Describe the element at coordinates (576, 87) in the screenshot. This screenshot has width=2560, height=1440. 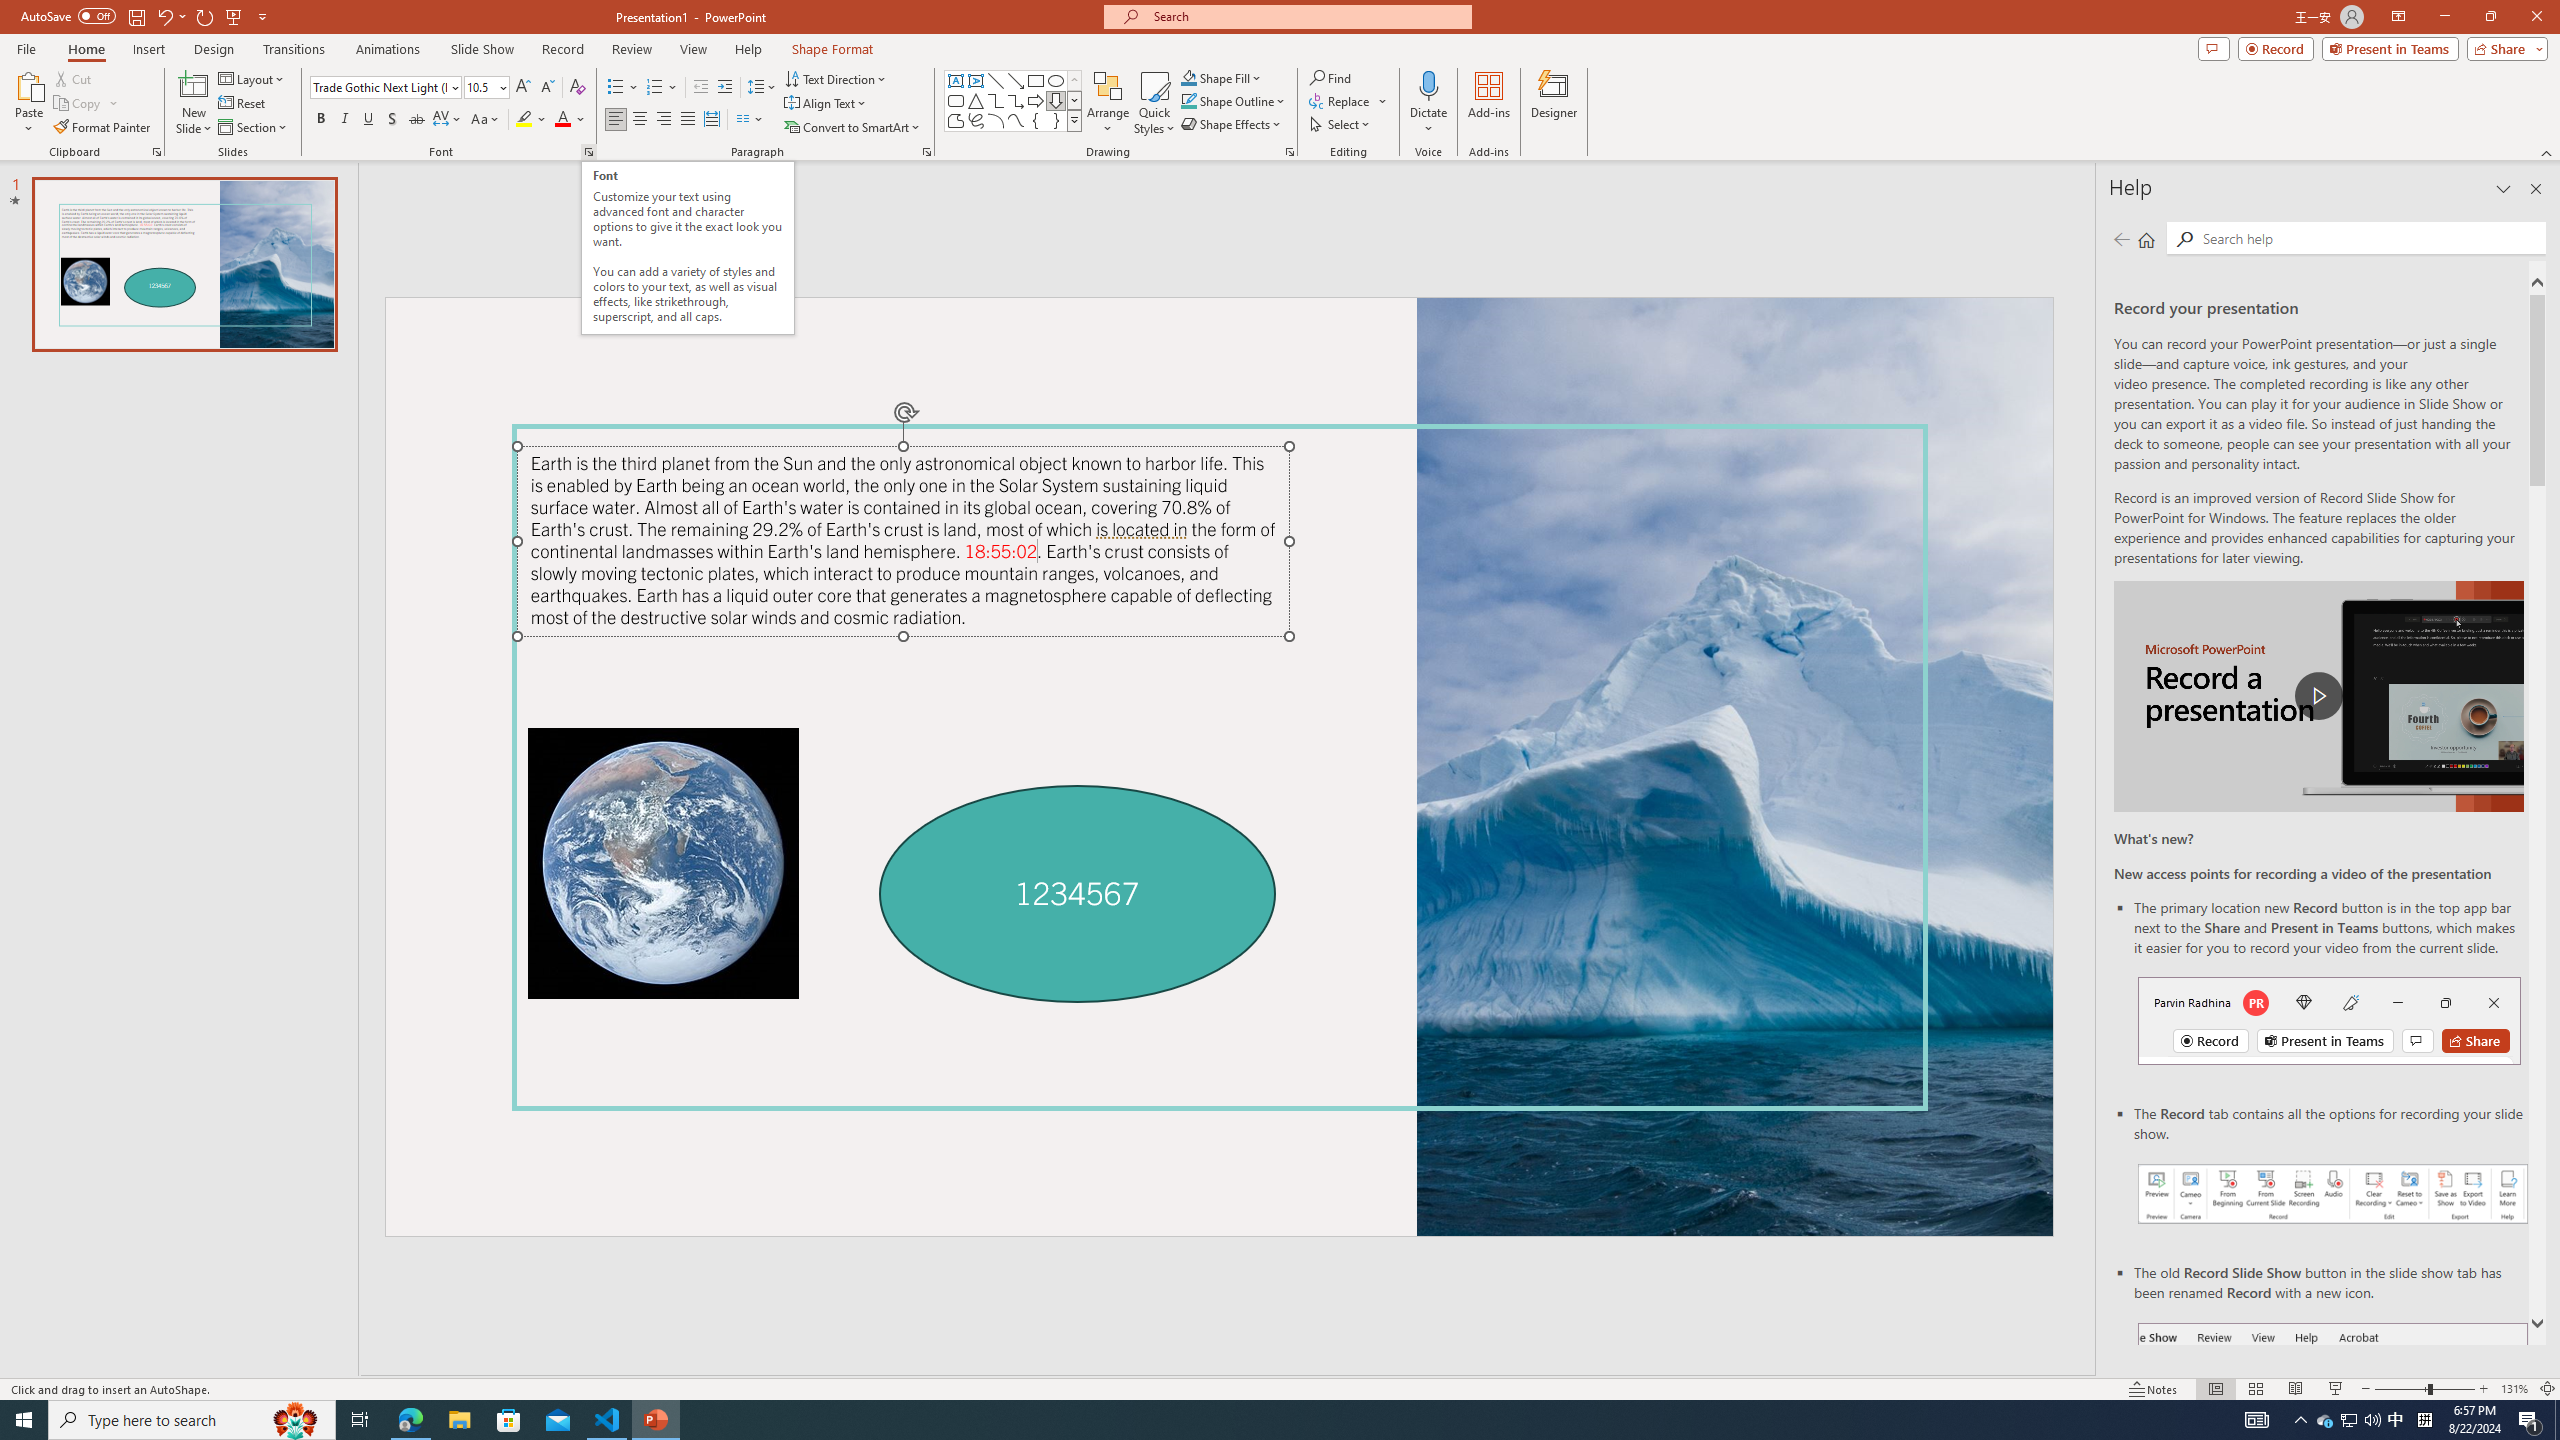
I see `'Clear Formatting'` at that location.